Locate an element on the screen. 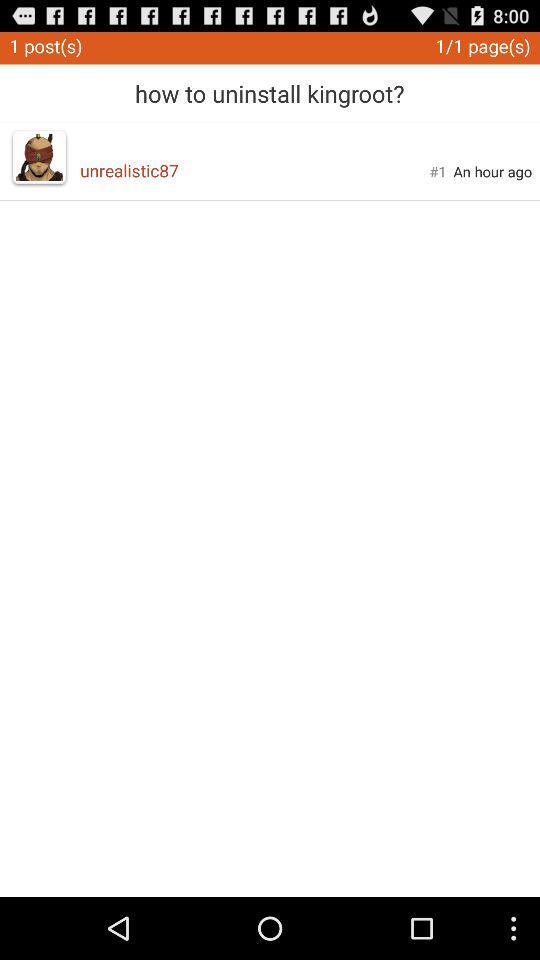 This screenshot has height=960, width=540. icon next to the 1 post(s) is located at coordinates (269, 86).